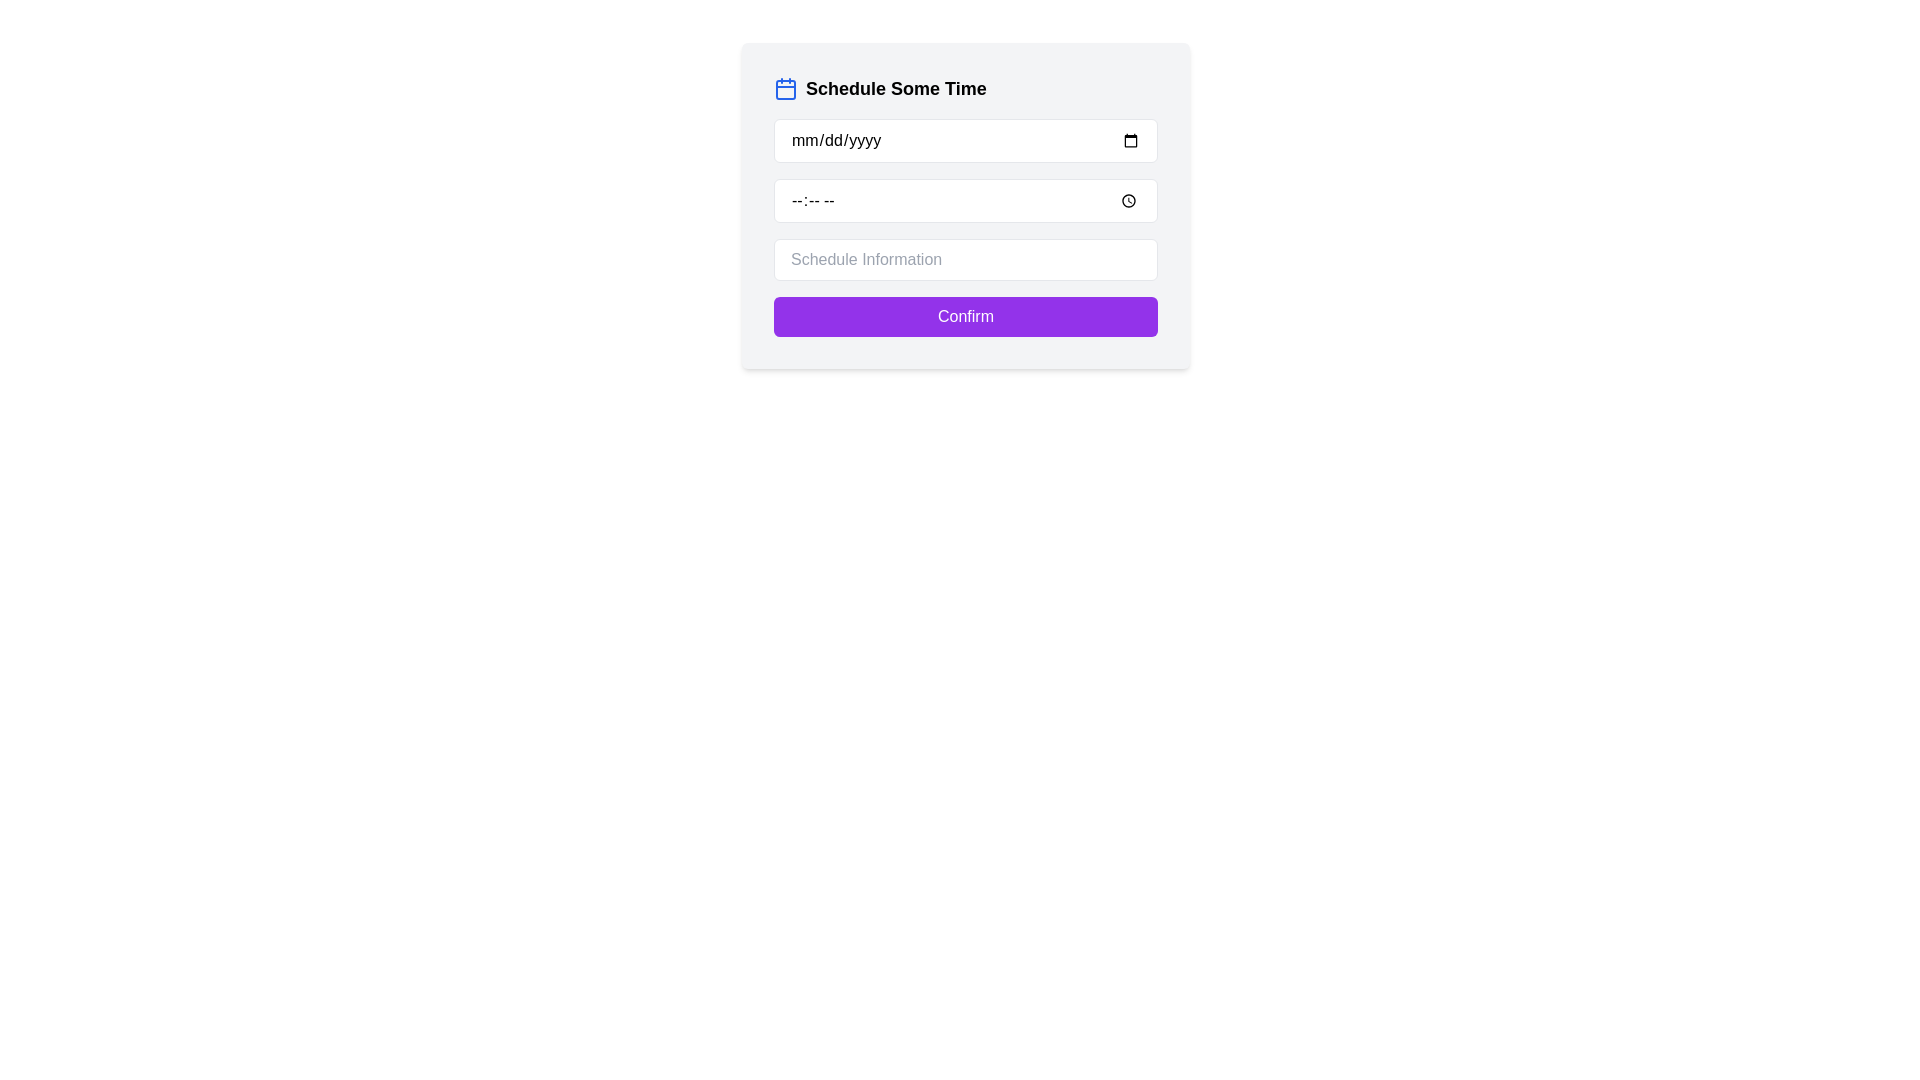  What do you see at coordinates (785, 88) in the screenshot?
I see `the interior rectangular part of the calendar icon located to the left of the title 'Schedule Some Time'` at bounding box center [785, 88].